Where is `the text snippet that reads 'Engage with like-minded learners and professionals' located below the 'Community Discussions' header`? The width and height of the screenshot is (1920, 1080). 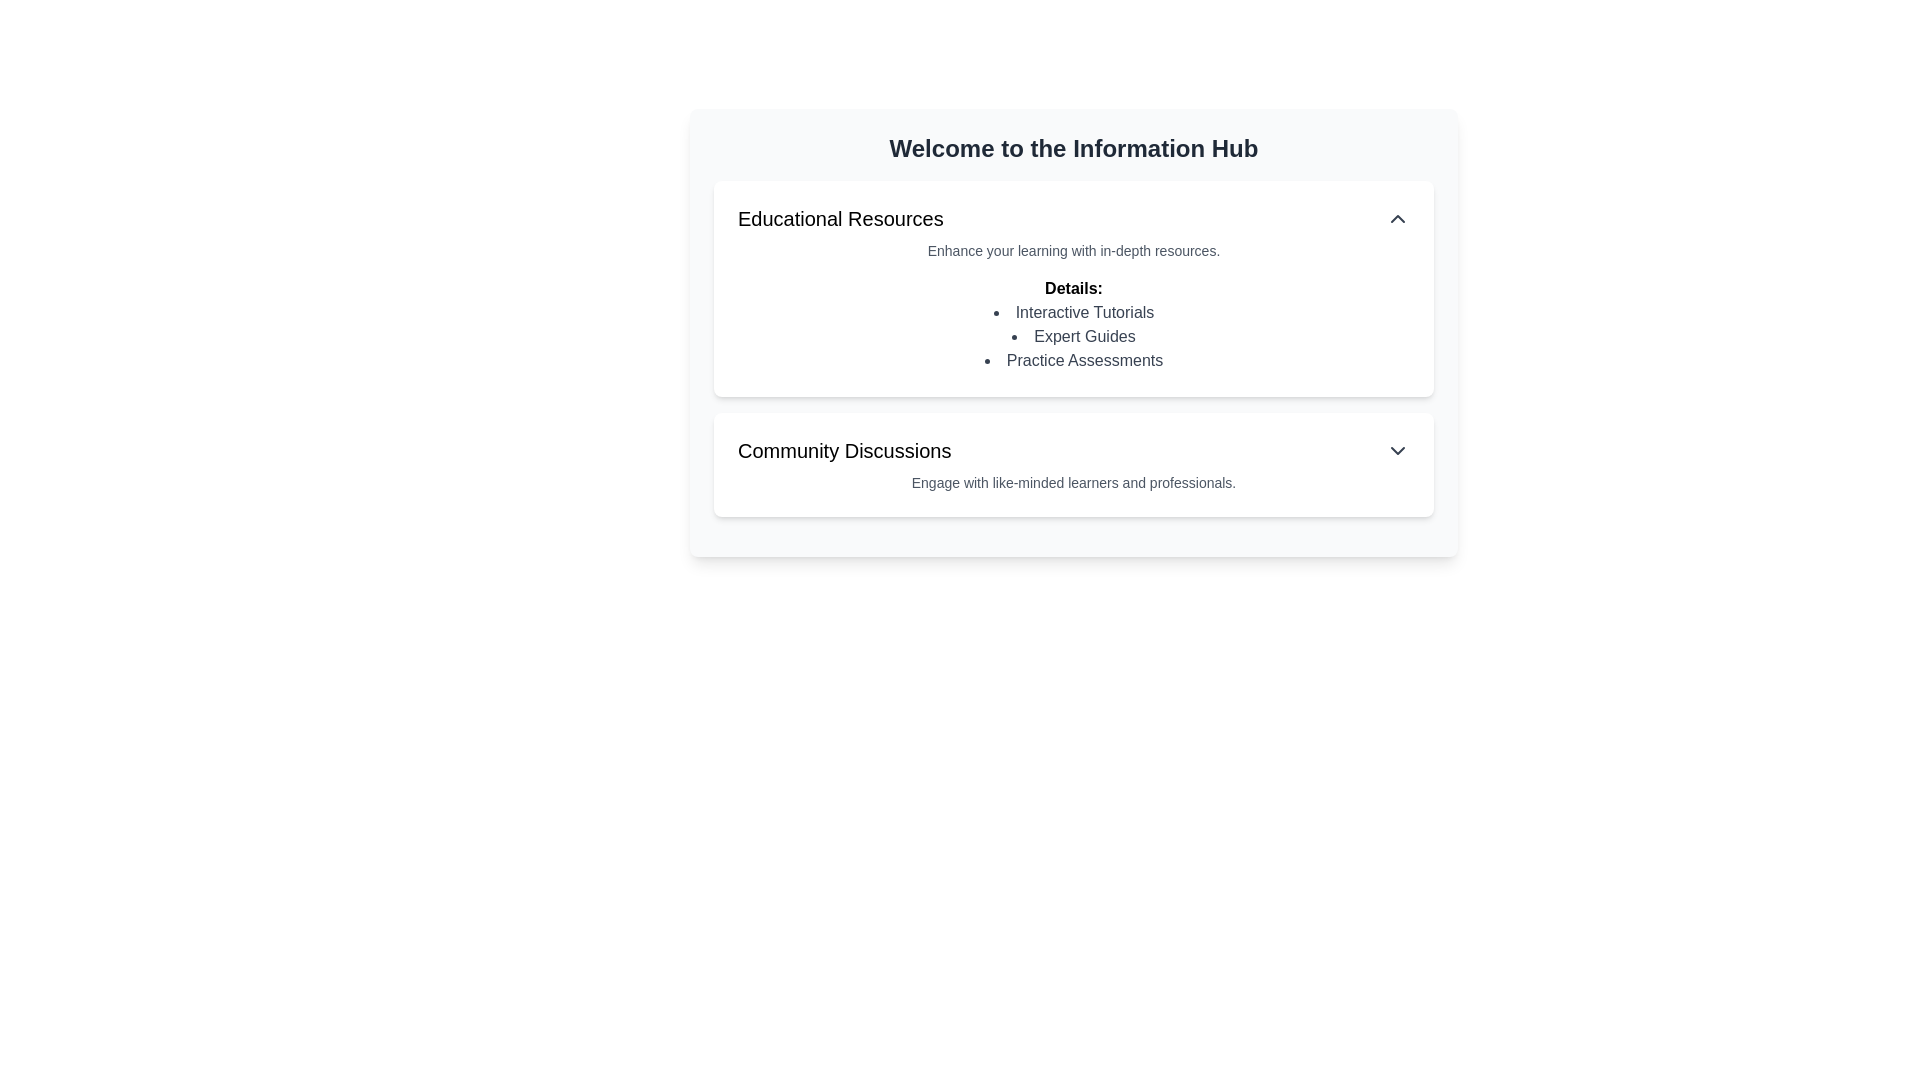 the text snippet that reads 'Engage with like-minded learners and professionals' located below the 'Community Discussions' header is located at coordinates (1073, 482).